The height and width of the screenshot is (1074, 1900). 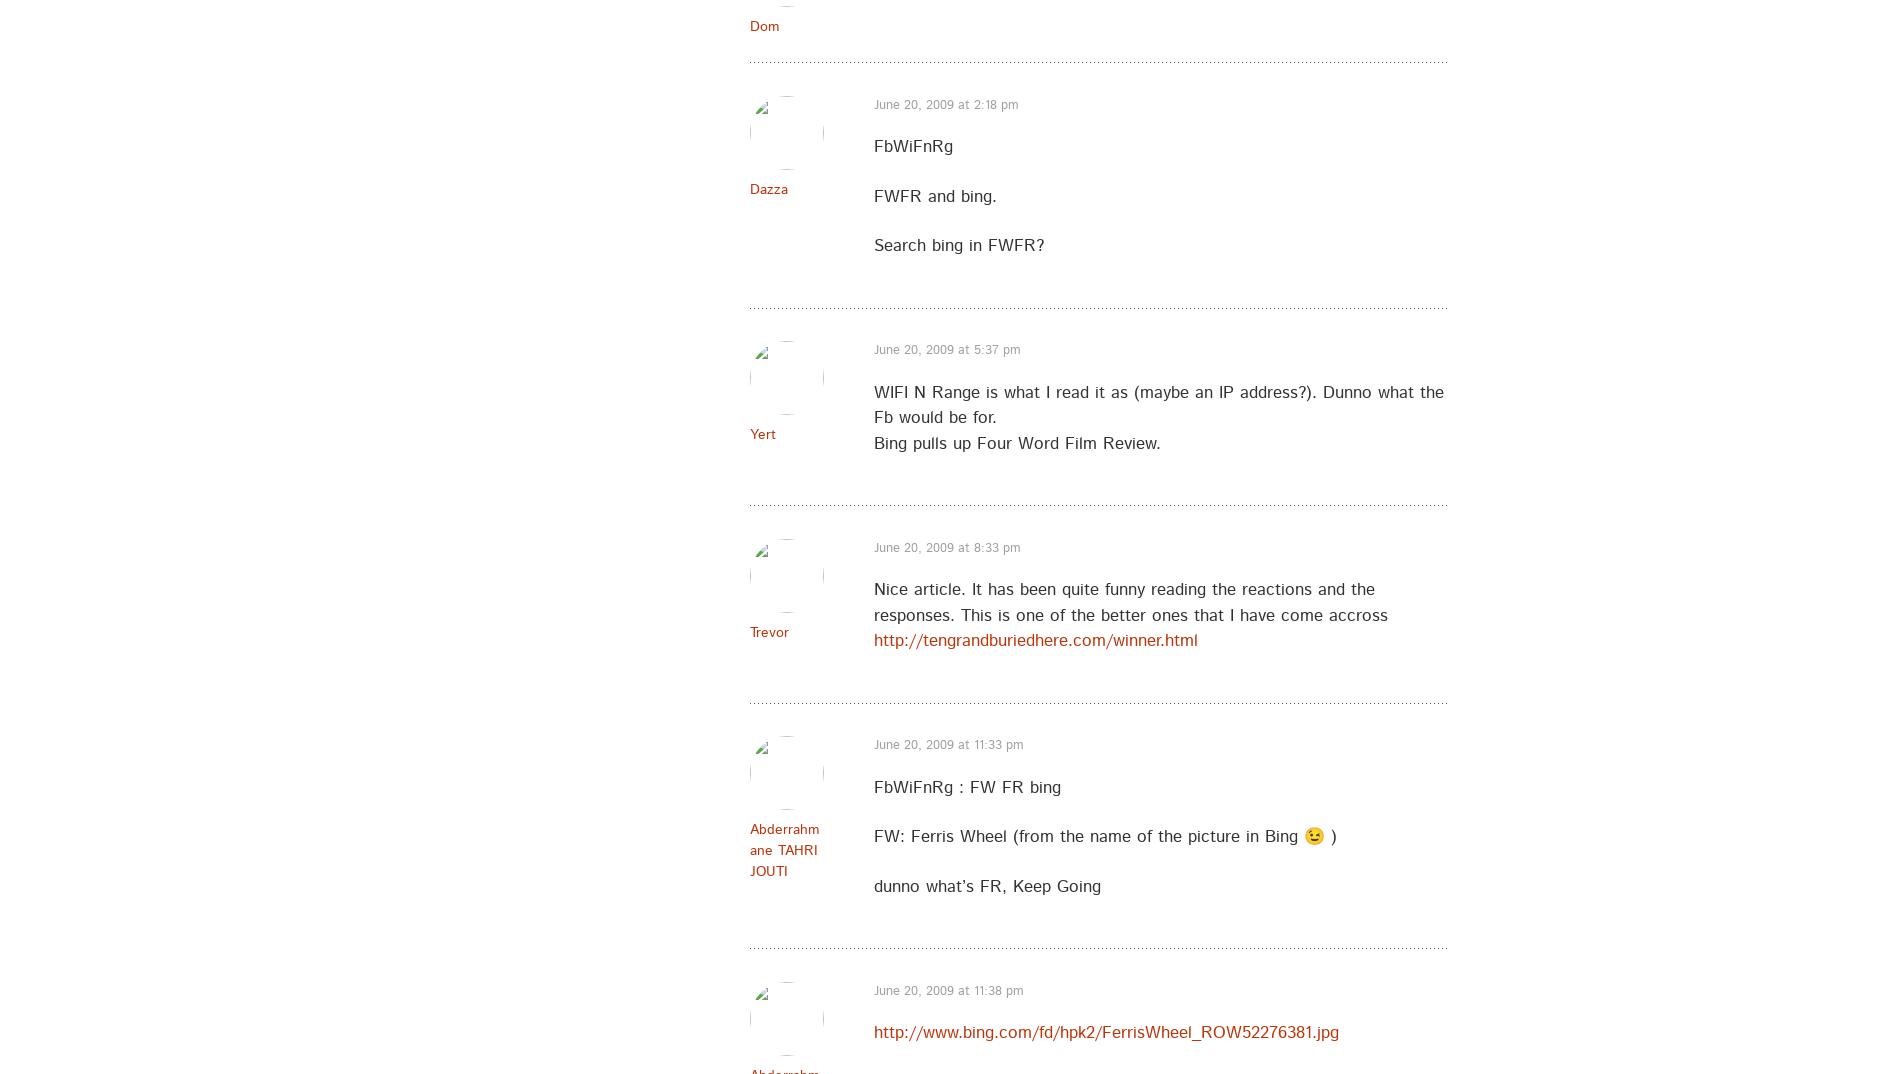 What do you see at coordinates (873, 836) in the screenshot?
I see `'FW: Ferris Wheel (from the name of the picture in Bing 😉 )'` at bounding box center [873, 836].